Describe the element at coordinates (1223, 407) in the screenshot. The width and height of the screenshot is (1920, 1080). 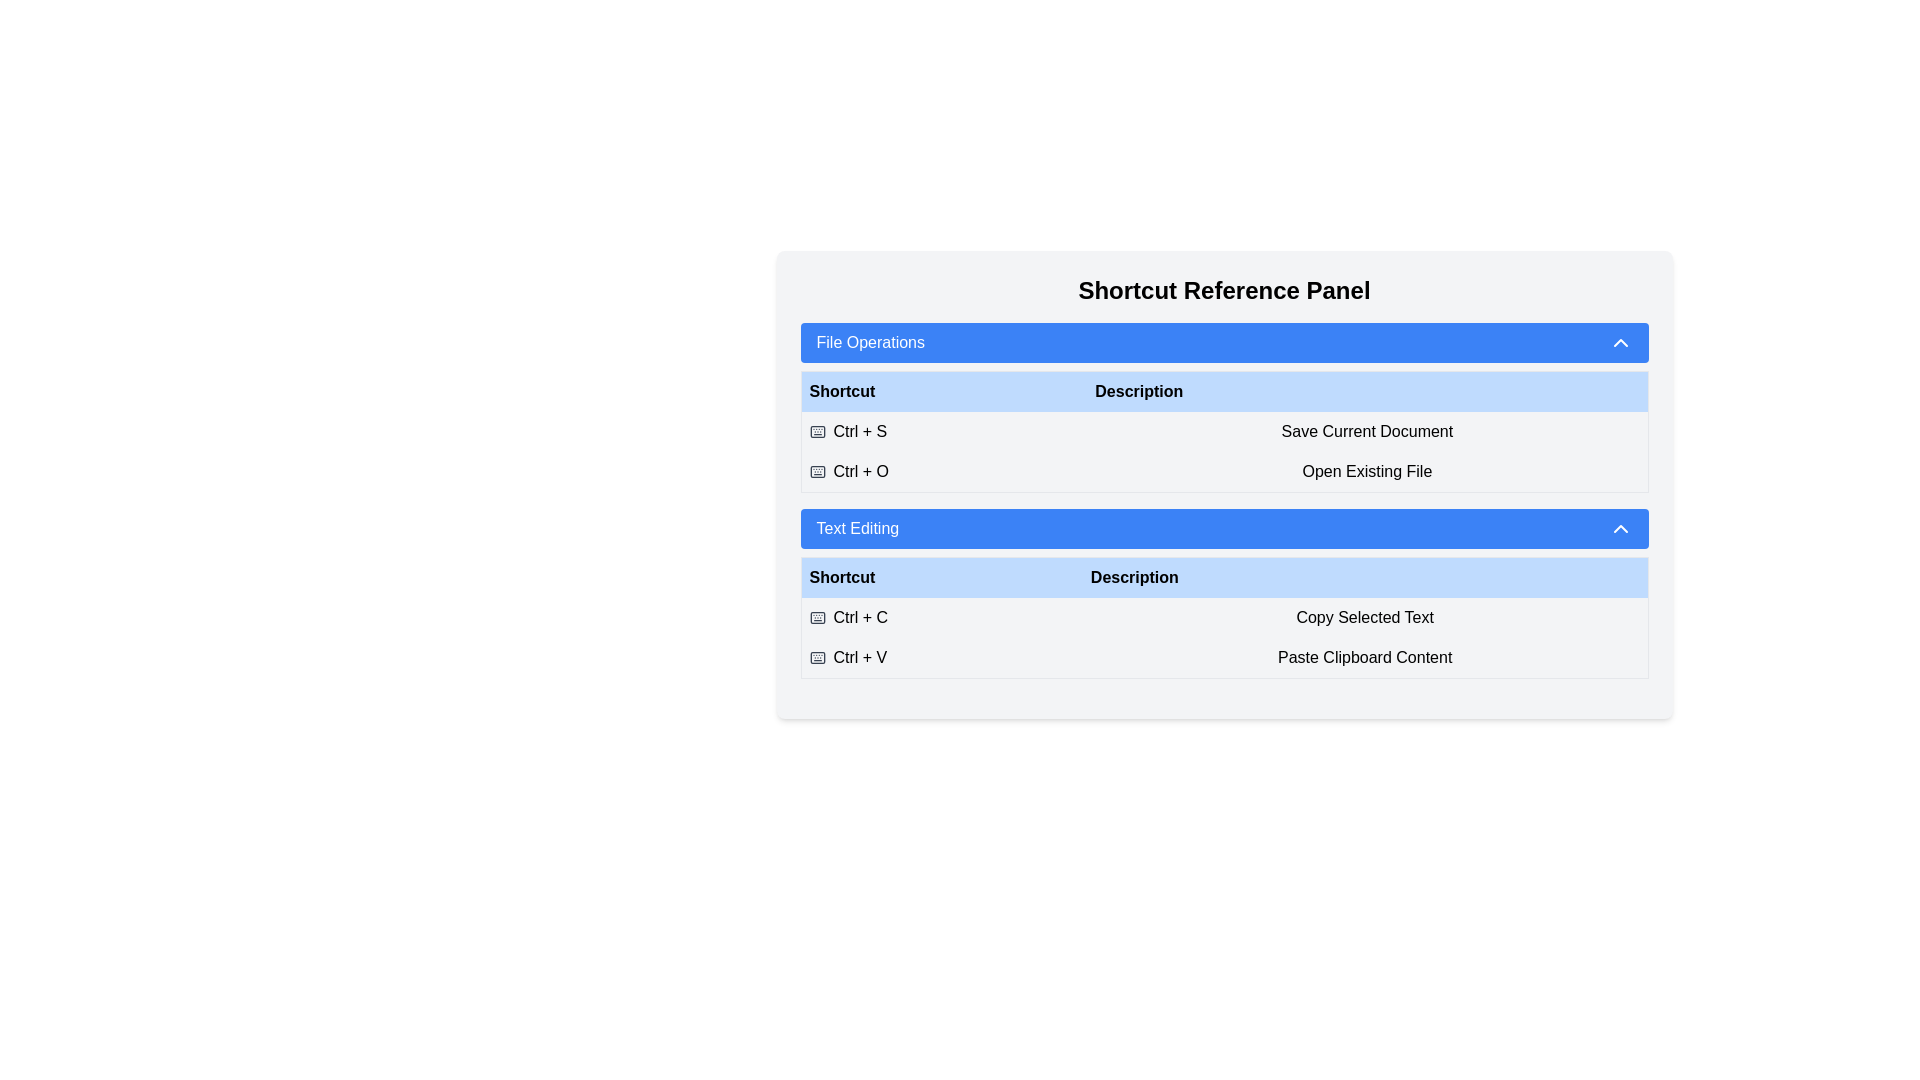
I see `the informational panel that provides shortcuts and their functionalities, located below the 'File Operations' header and above the 'Text Editing' header` at that location.